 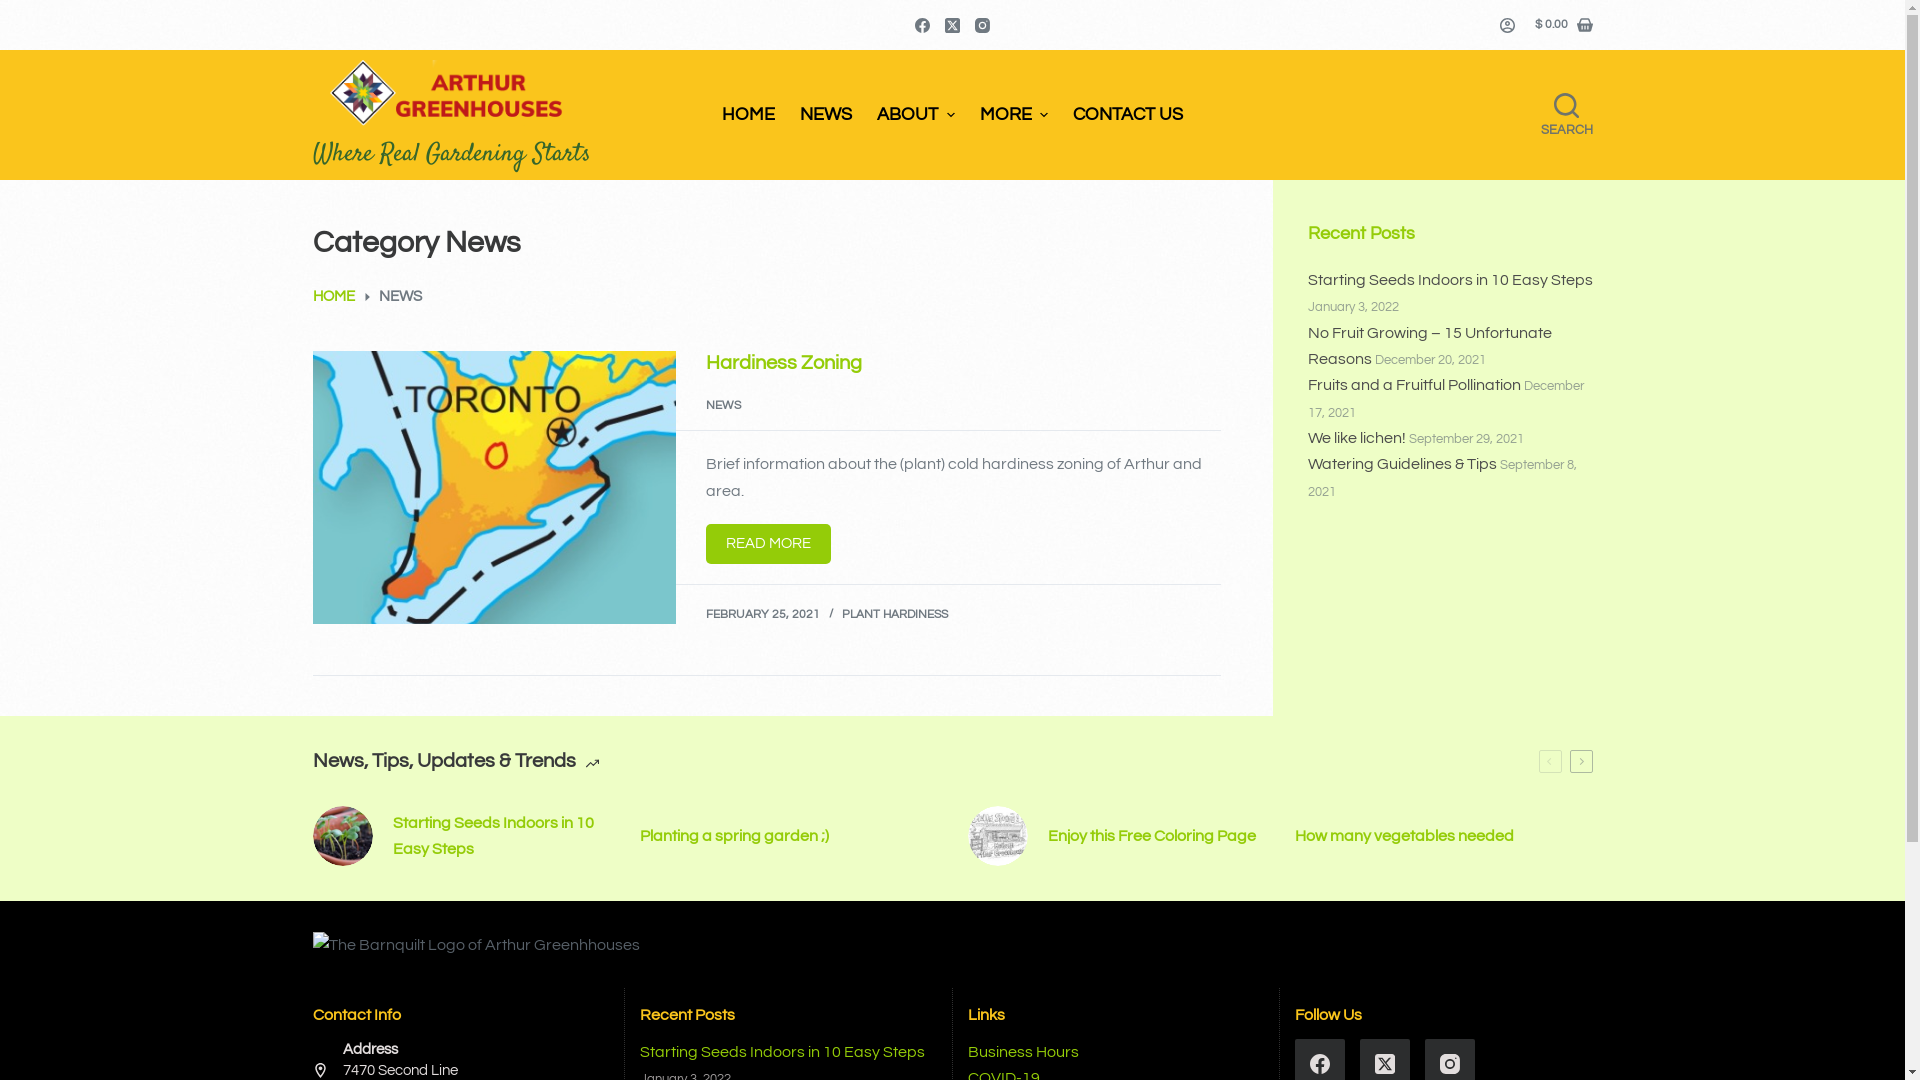 I want to click on 'MORE', so click(x=1013, y=115).